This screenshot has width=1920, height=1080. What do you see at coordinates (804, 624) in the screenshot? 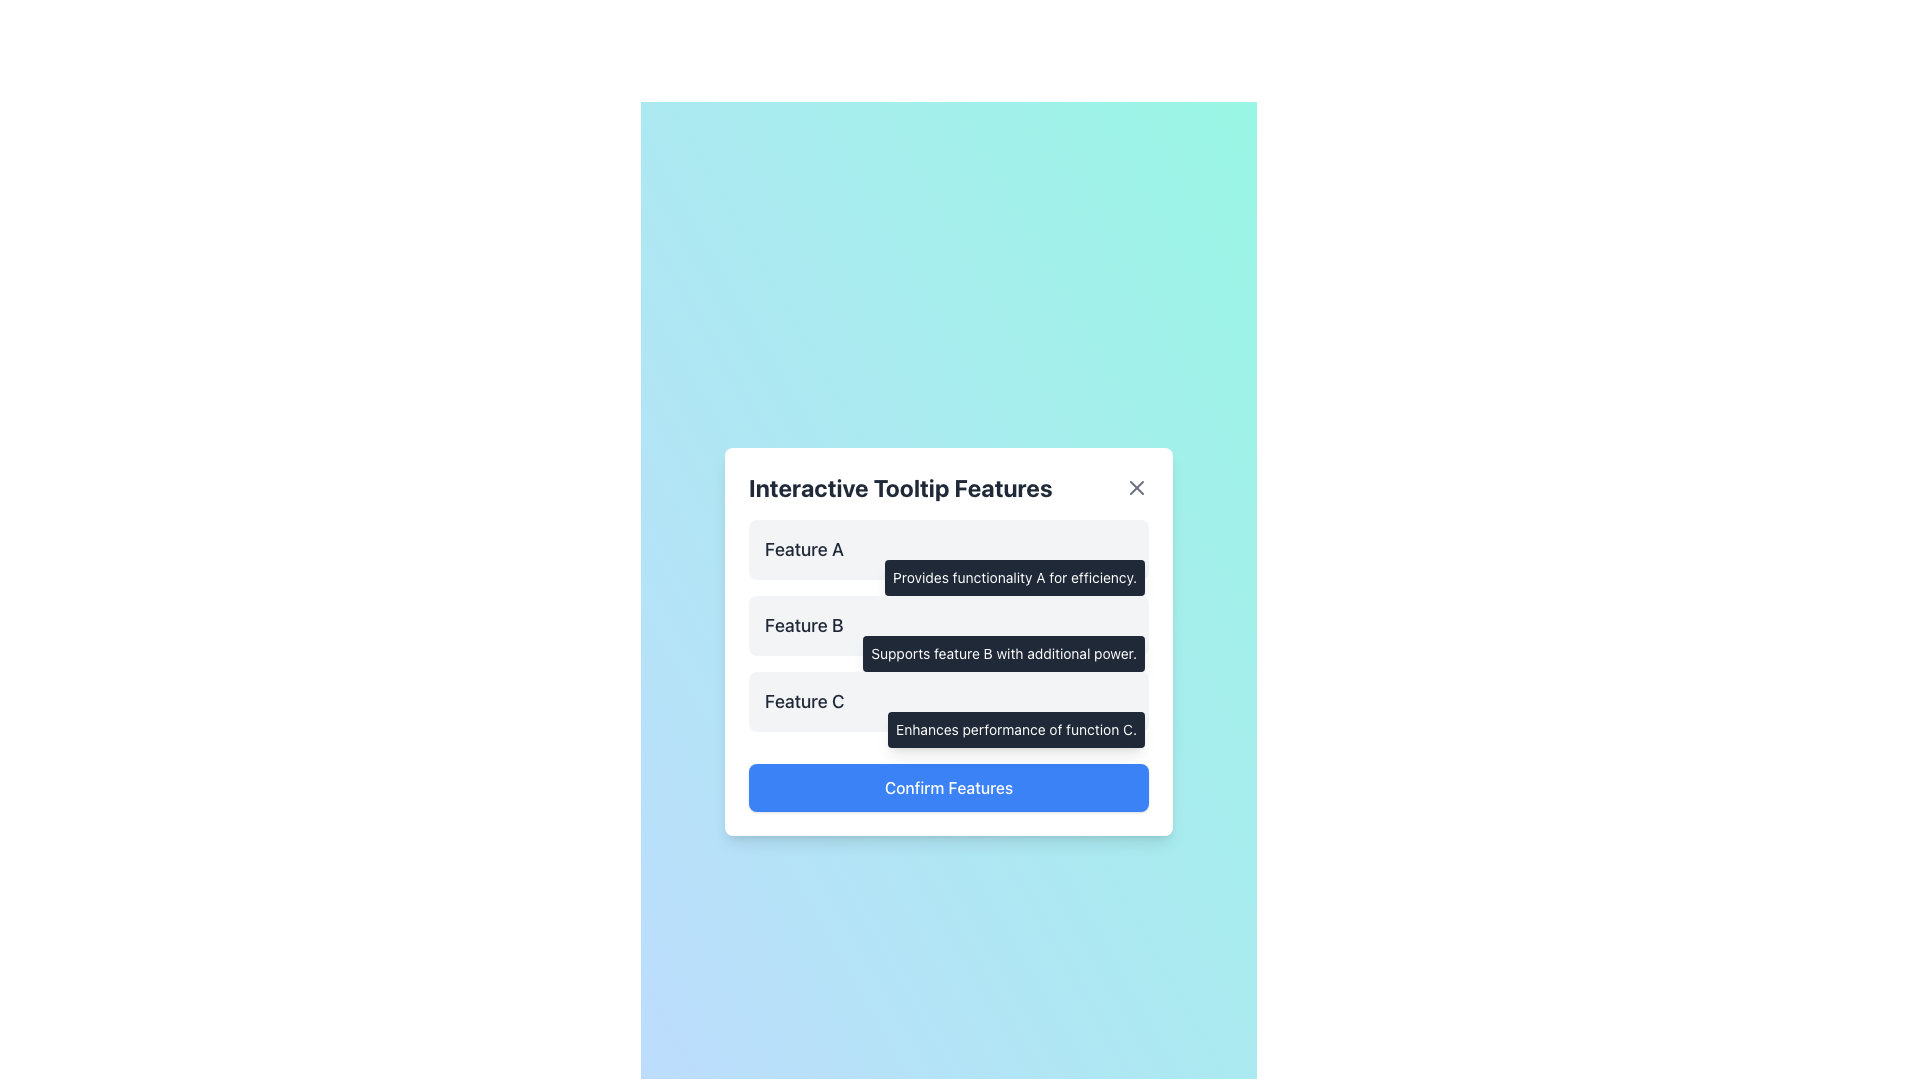
I see `the text label reading 'Feature B'` at bounding box center [804, 624].